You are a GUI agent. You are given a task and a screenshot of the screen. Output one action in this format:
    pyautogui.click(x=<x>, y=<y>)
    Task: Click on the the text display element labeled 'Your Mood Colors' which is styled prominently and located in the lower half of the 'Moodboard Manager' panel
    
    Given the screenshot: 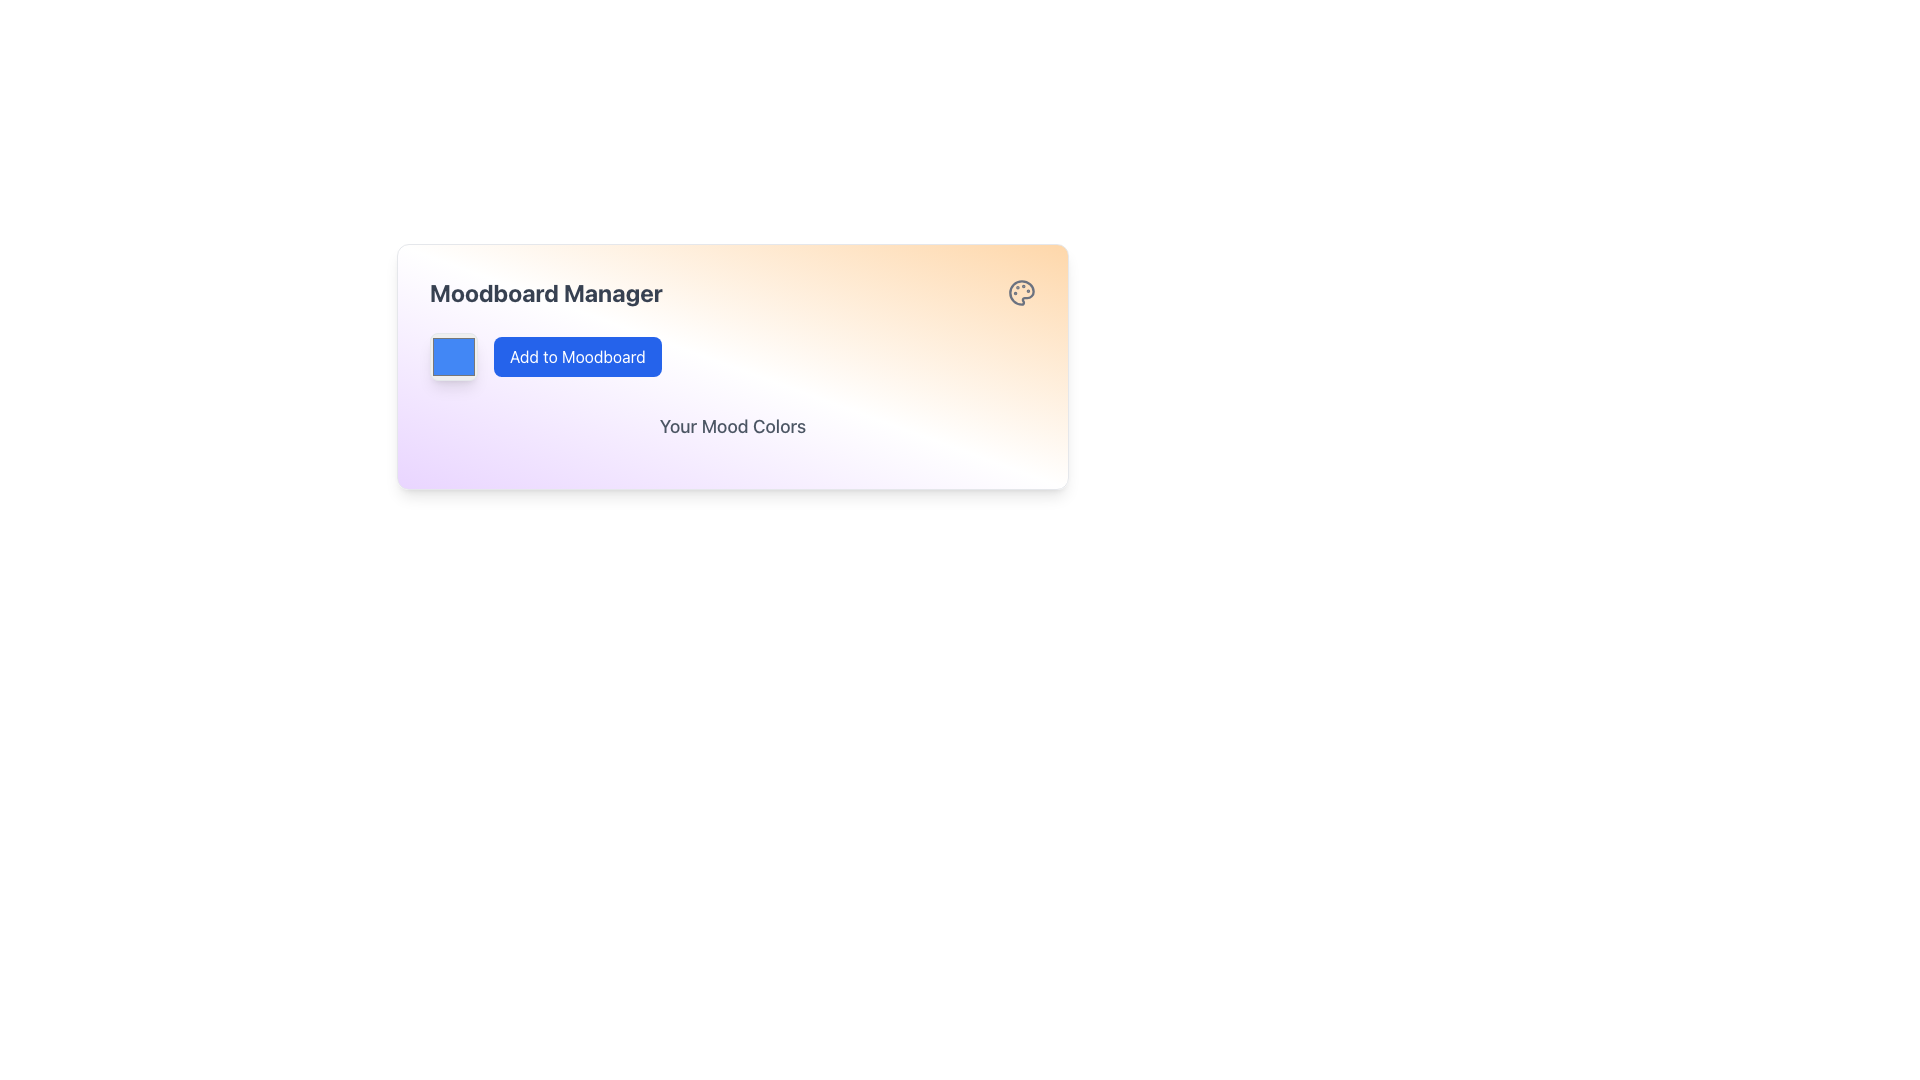 What is the action you would take?
    pyautogui.click(x=732, y=434)
    